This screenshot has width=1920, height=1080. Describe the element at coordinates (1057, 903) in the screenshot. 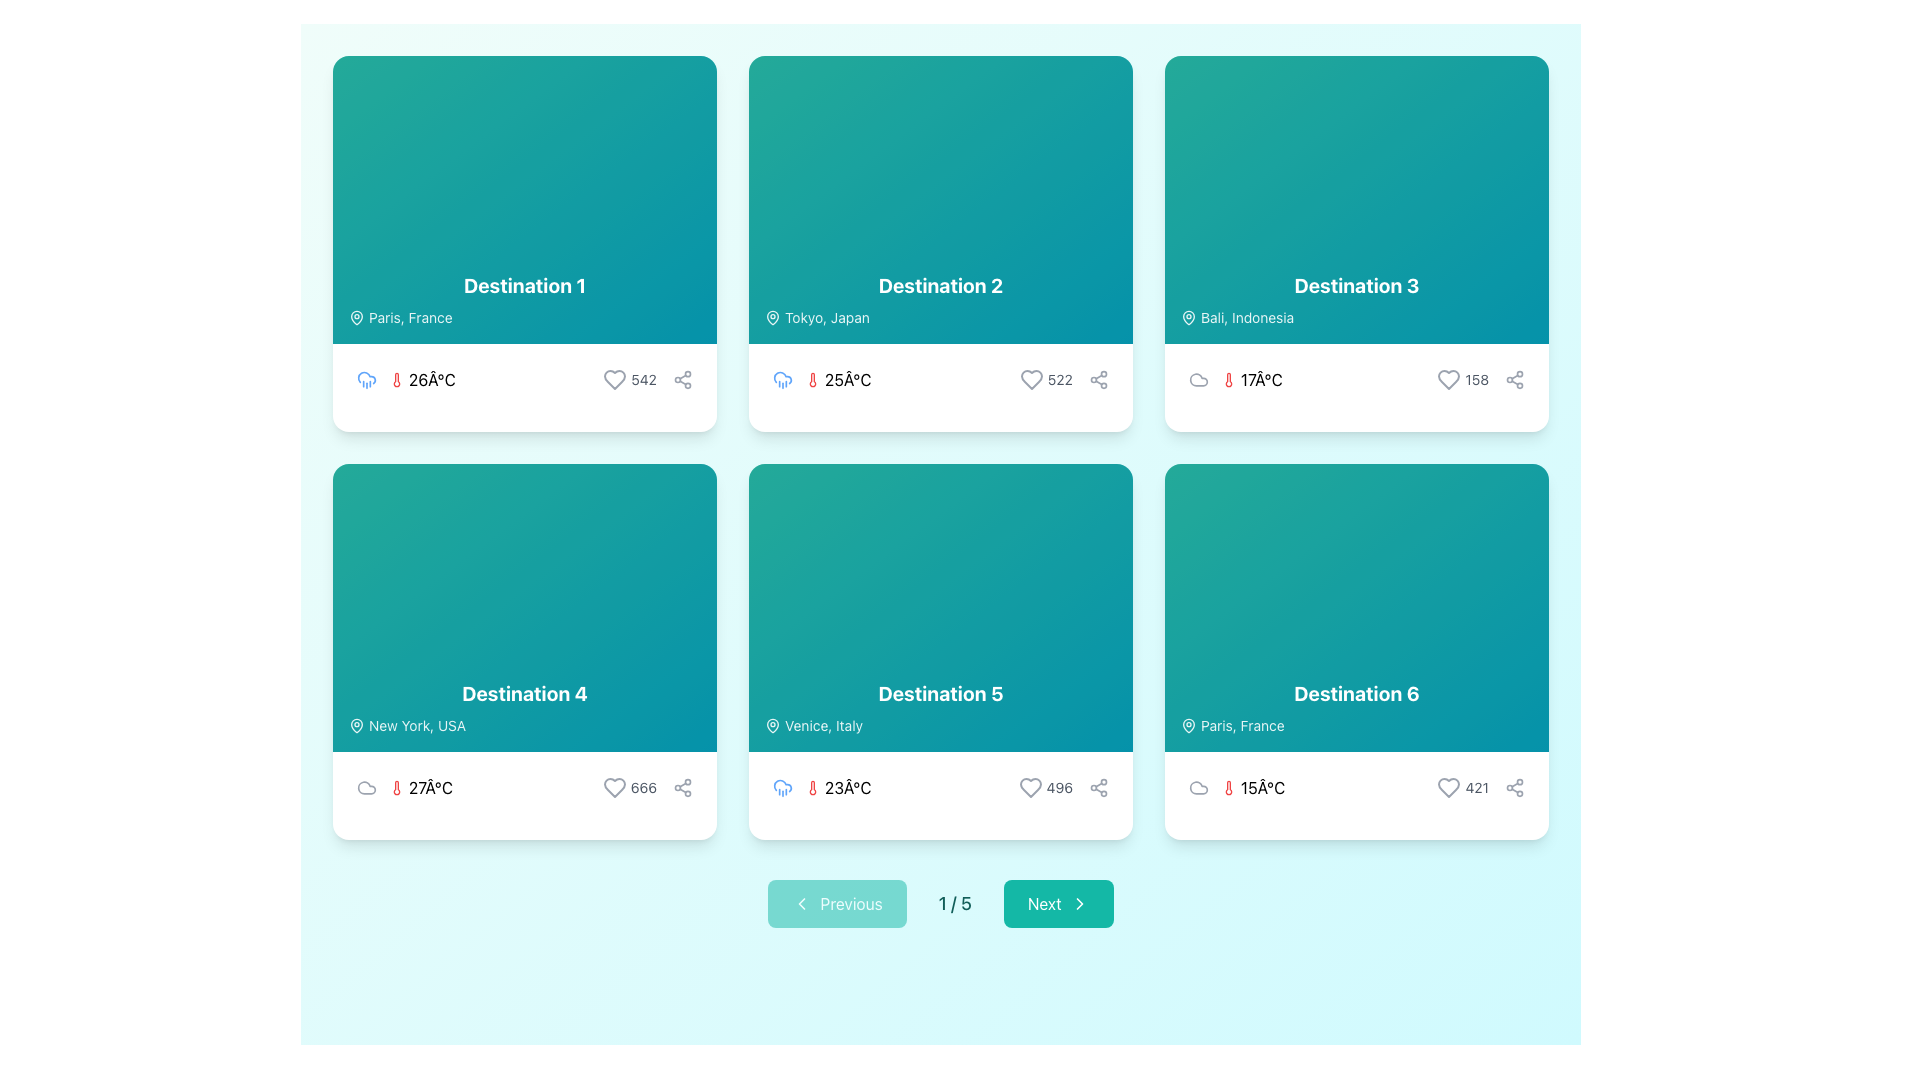

I see `the teal 'Next' button with rounded corners that displays the text 'Next' in white` at that location.